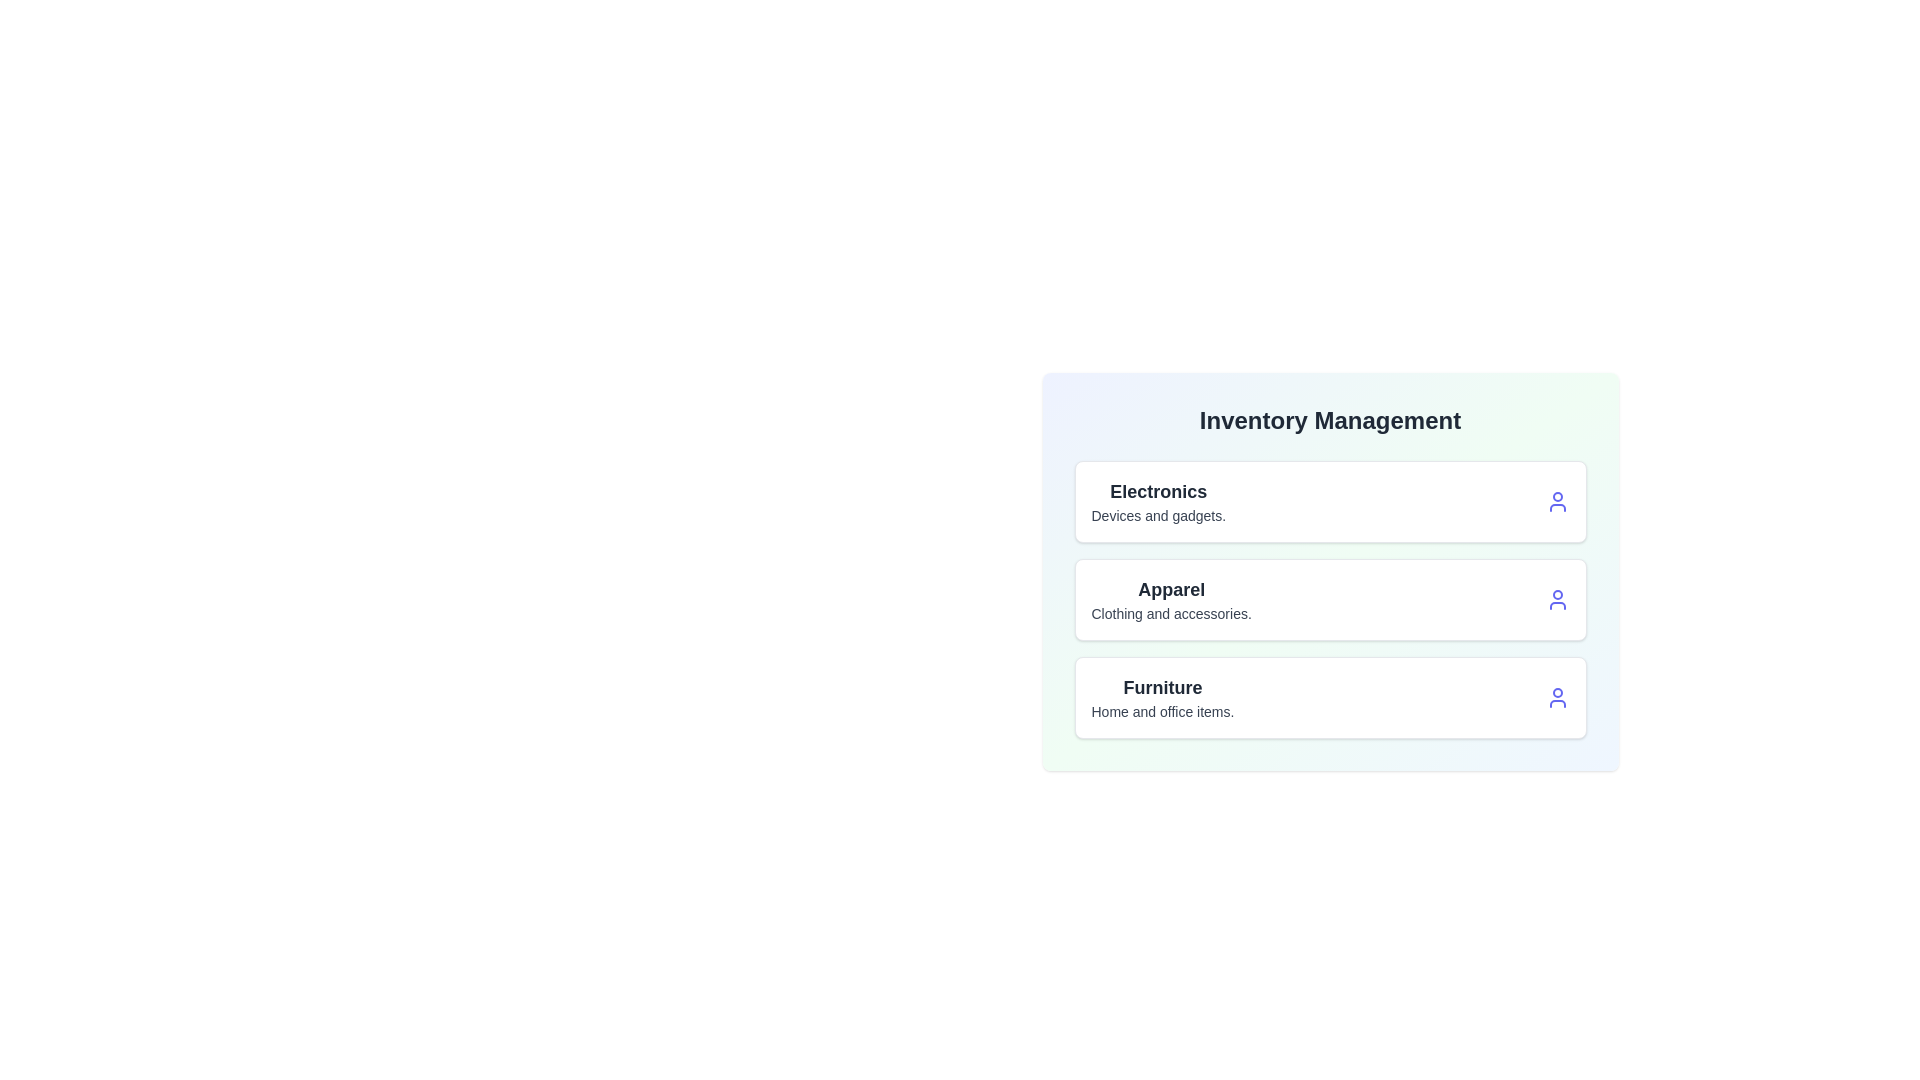 The width and height of the screenshot is (1920, 1080). What do you see at coordinates (1171, 612) in the screenshot?
I see `the description text of the category Apparel` at bounding box center [1171, 612].